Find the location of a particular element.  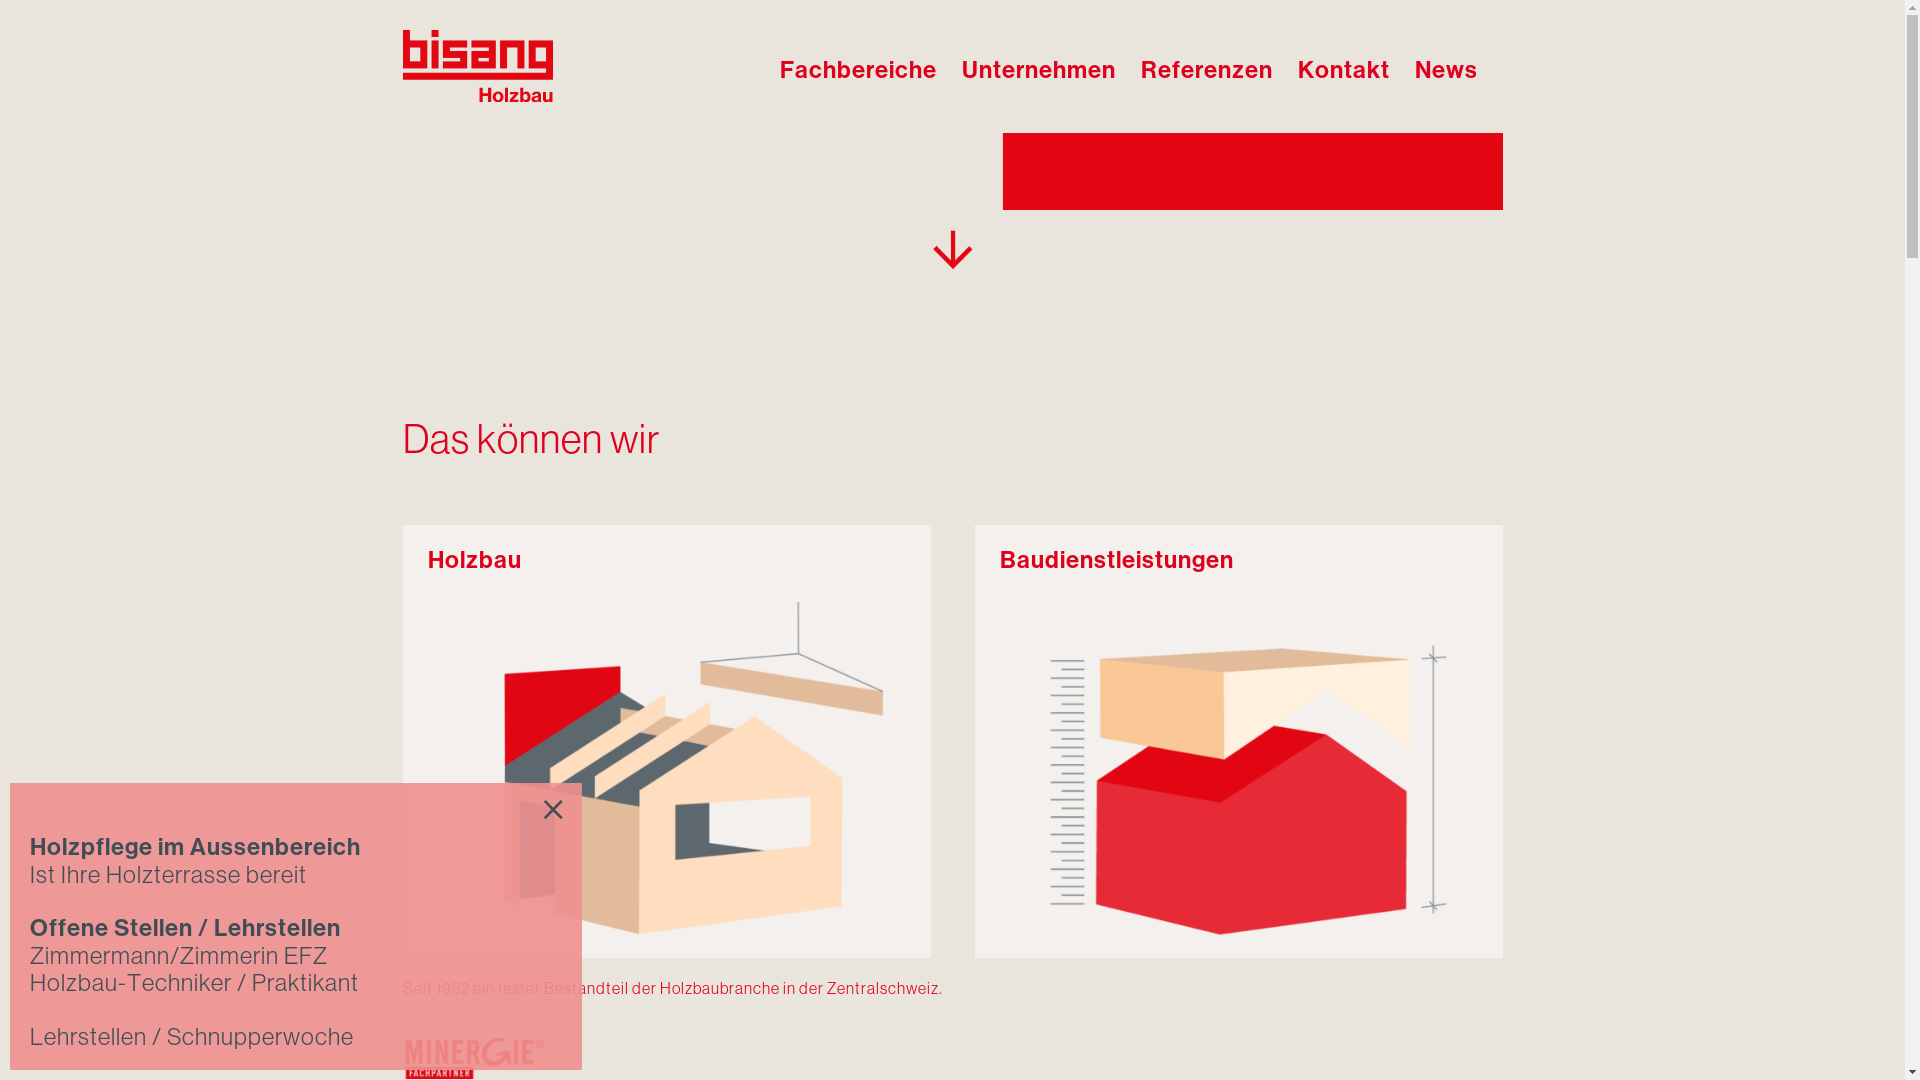

'Holzbau-Techniker / Praktikant' is located at coordinates (194, 981).